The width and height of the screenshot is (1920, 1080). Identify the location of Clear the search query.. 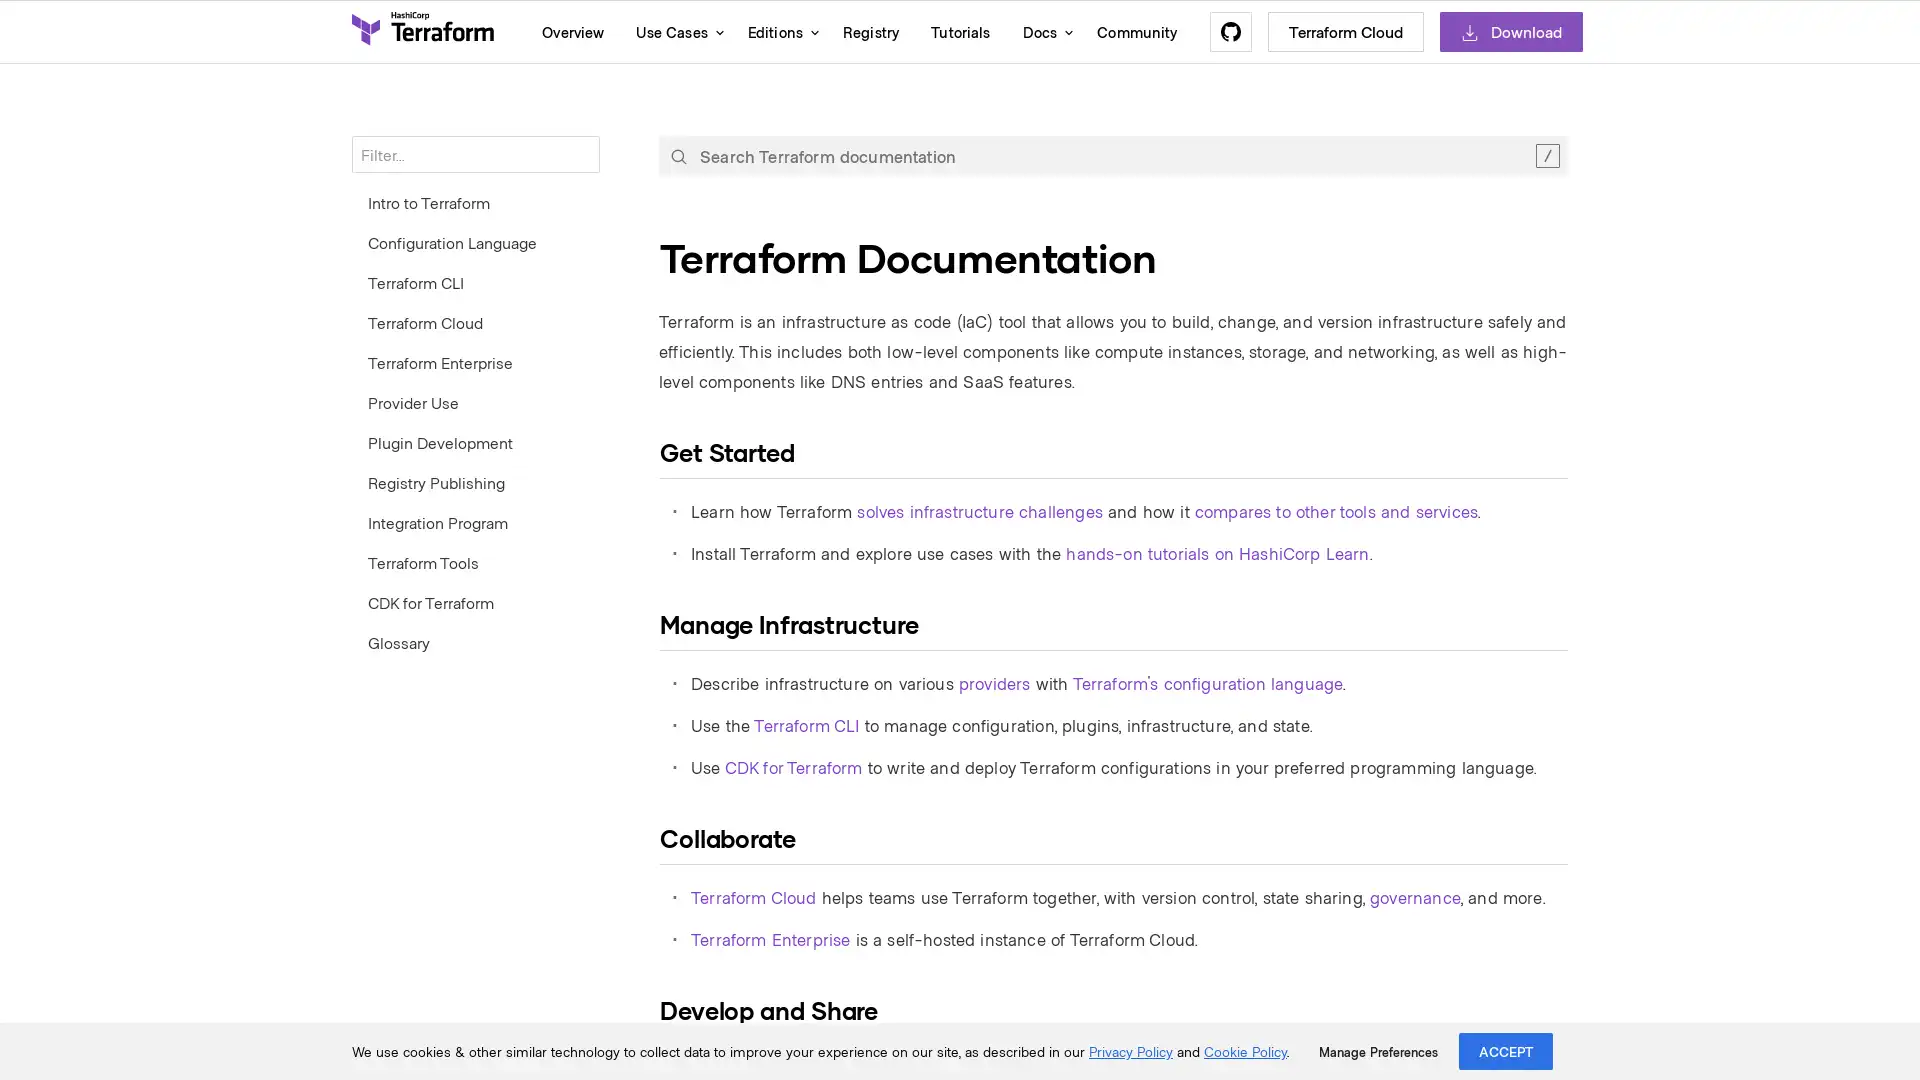
(1546, 154).